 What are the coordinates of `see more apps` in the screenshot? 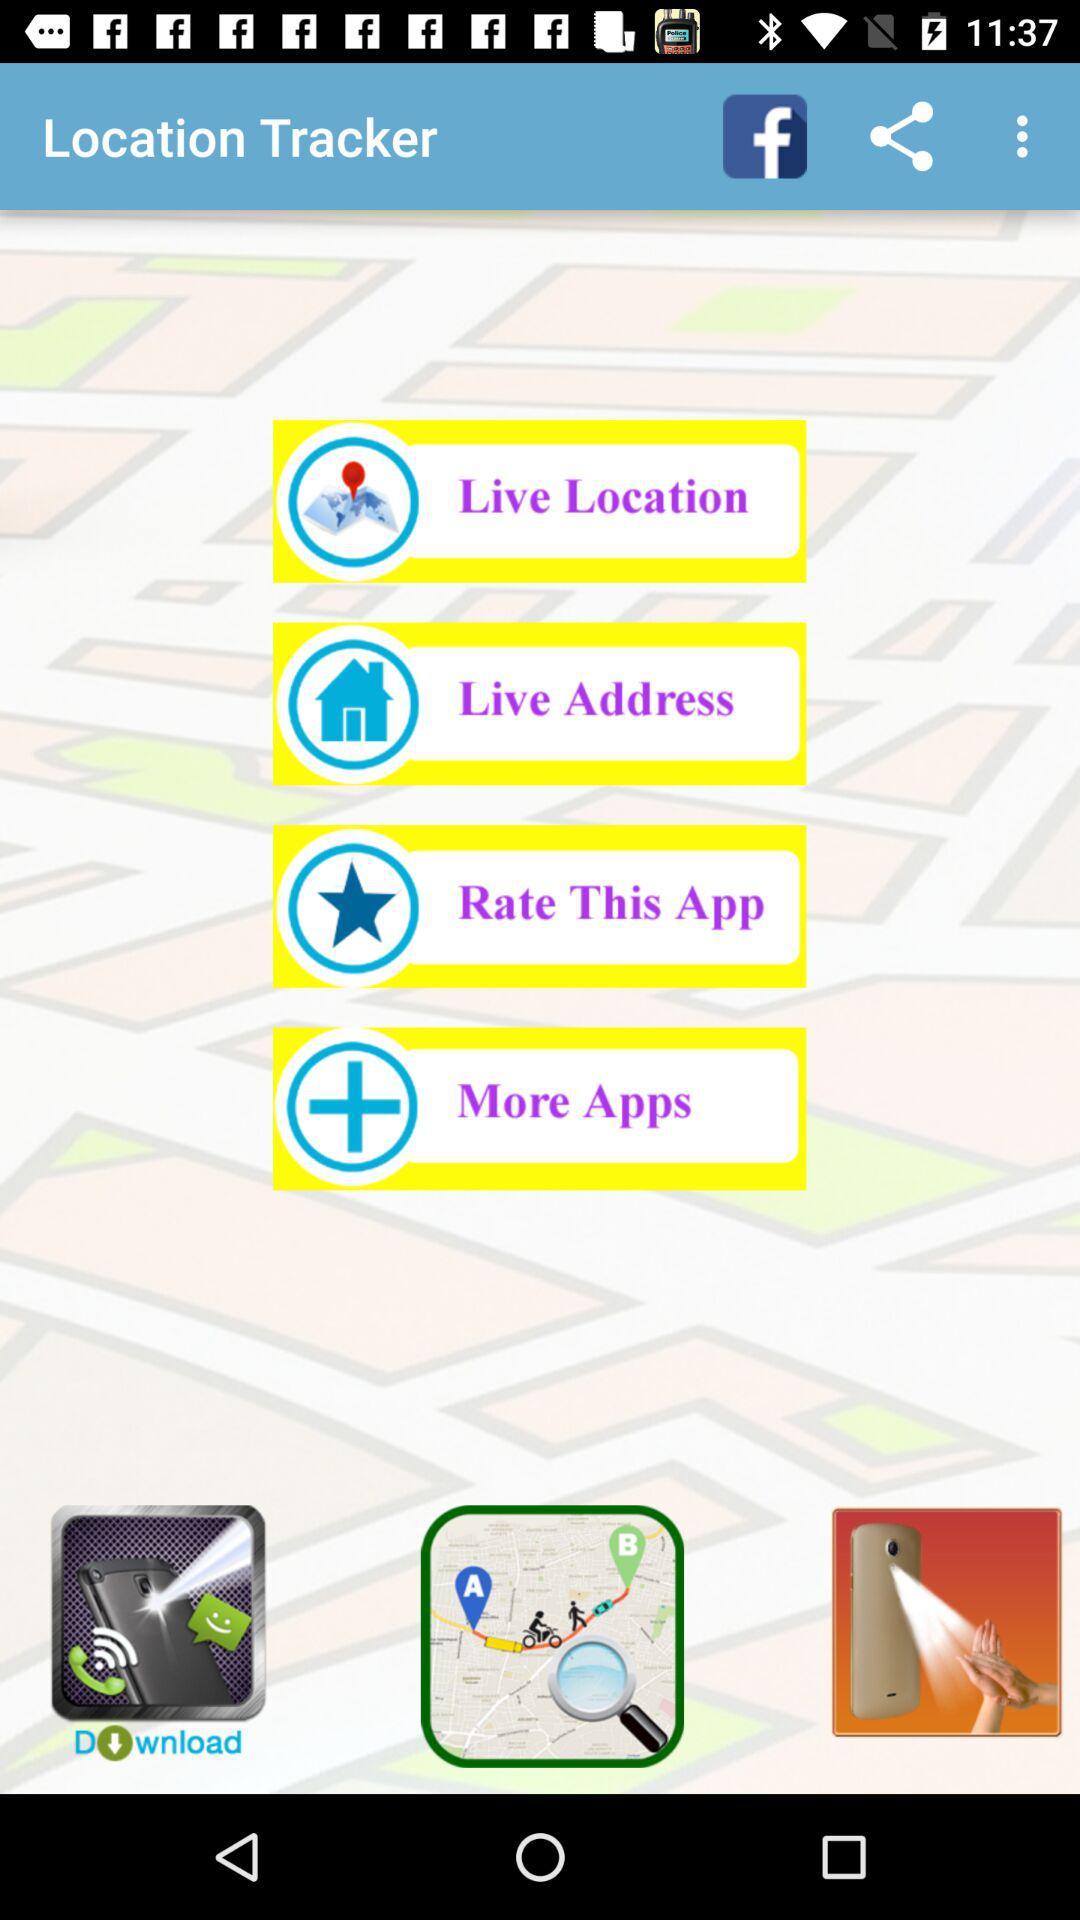 It's located at (538, 1107).